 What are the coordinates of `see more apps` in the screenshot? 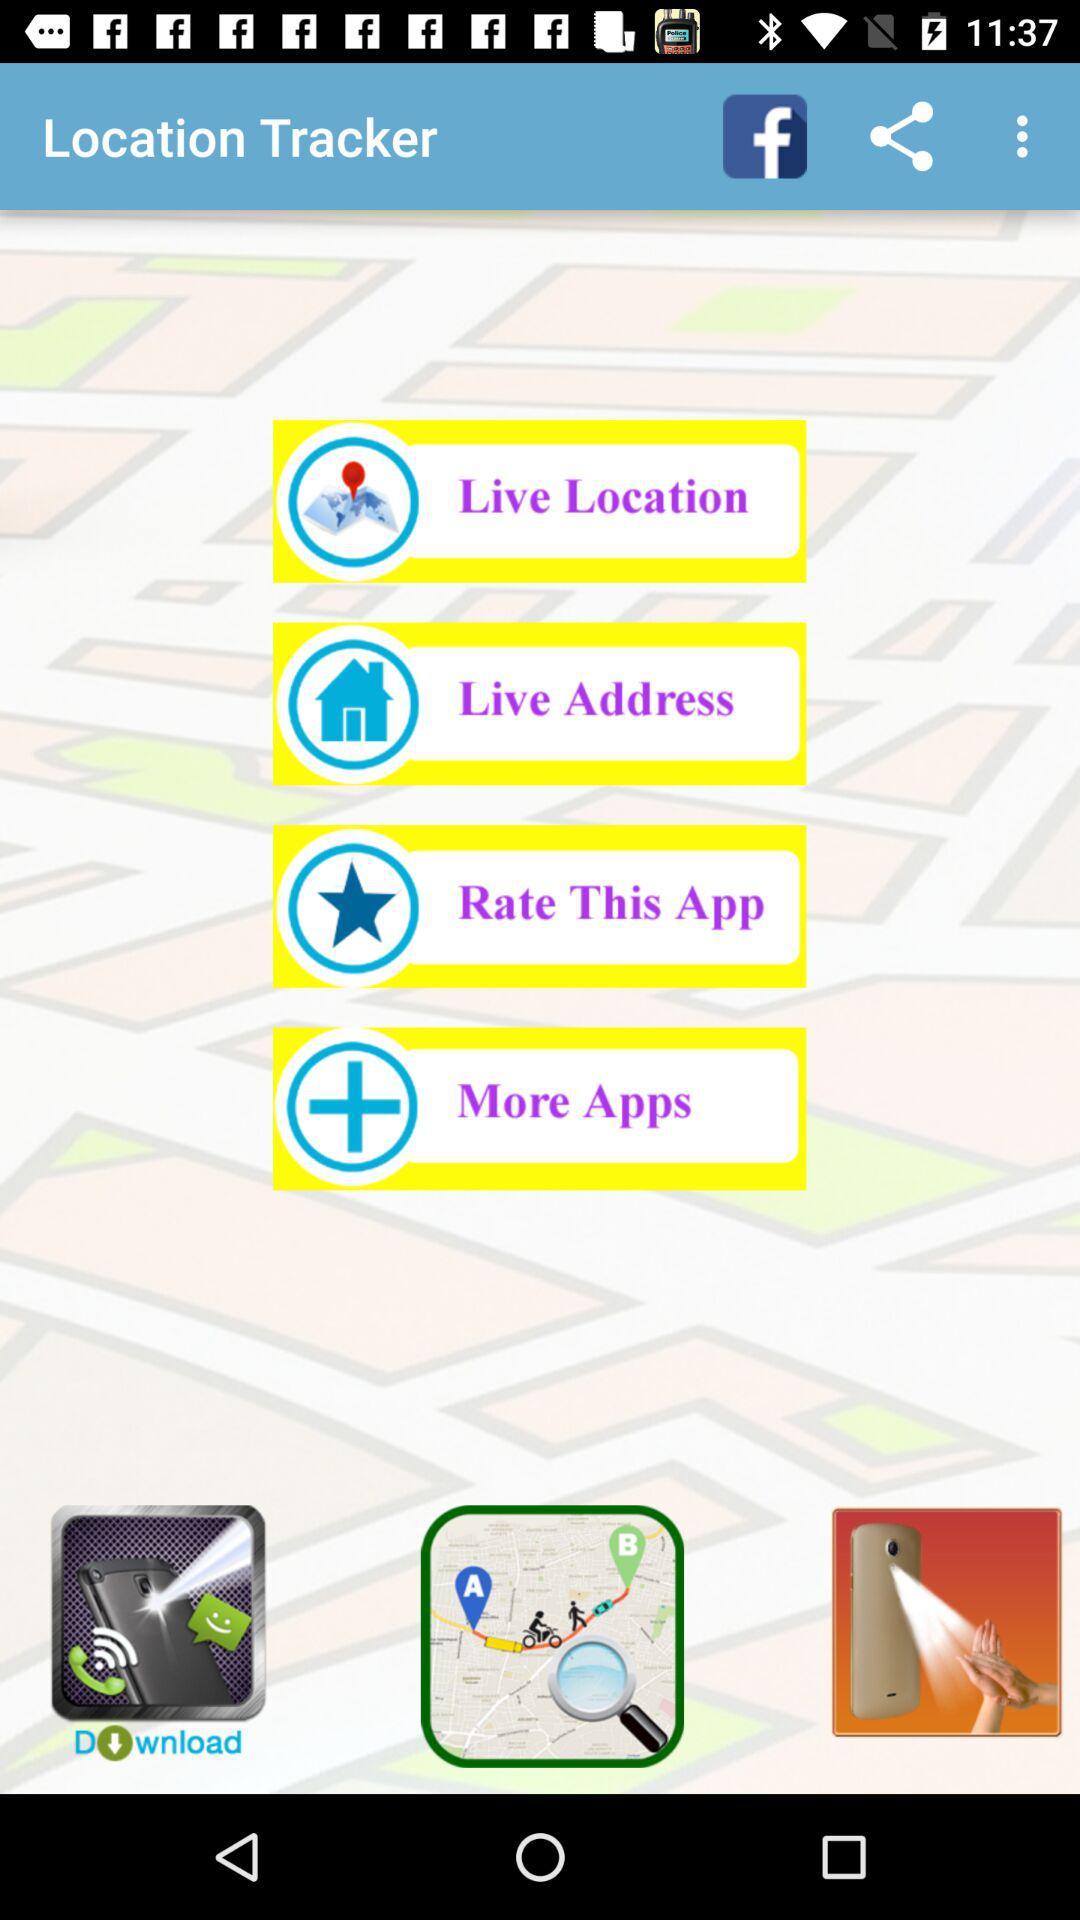 It's located at (538, 1107).